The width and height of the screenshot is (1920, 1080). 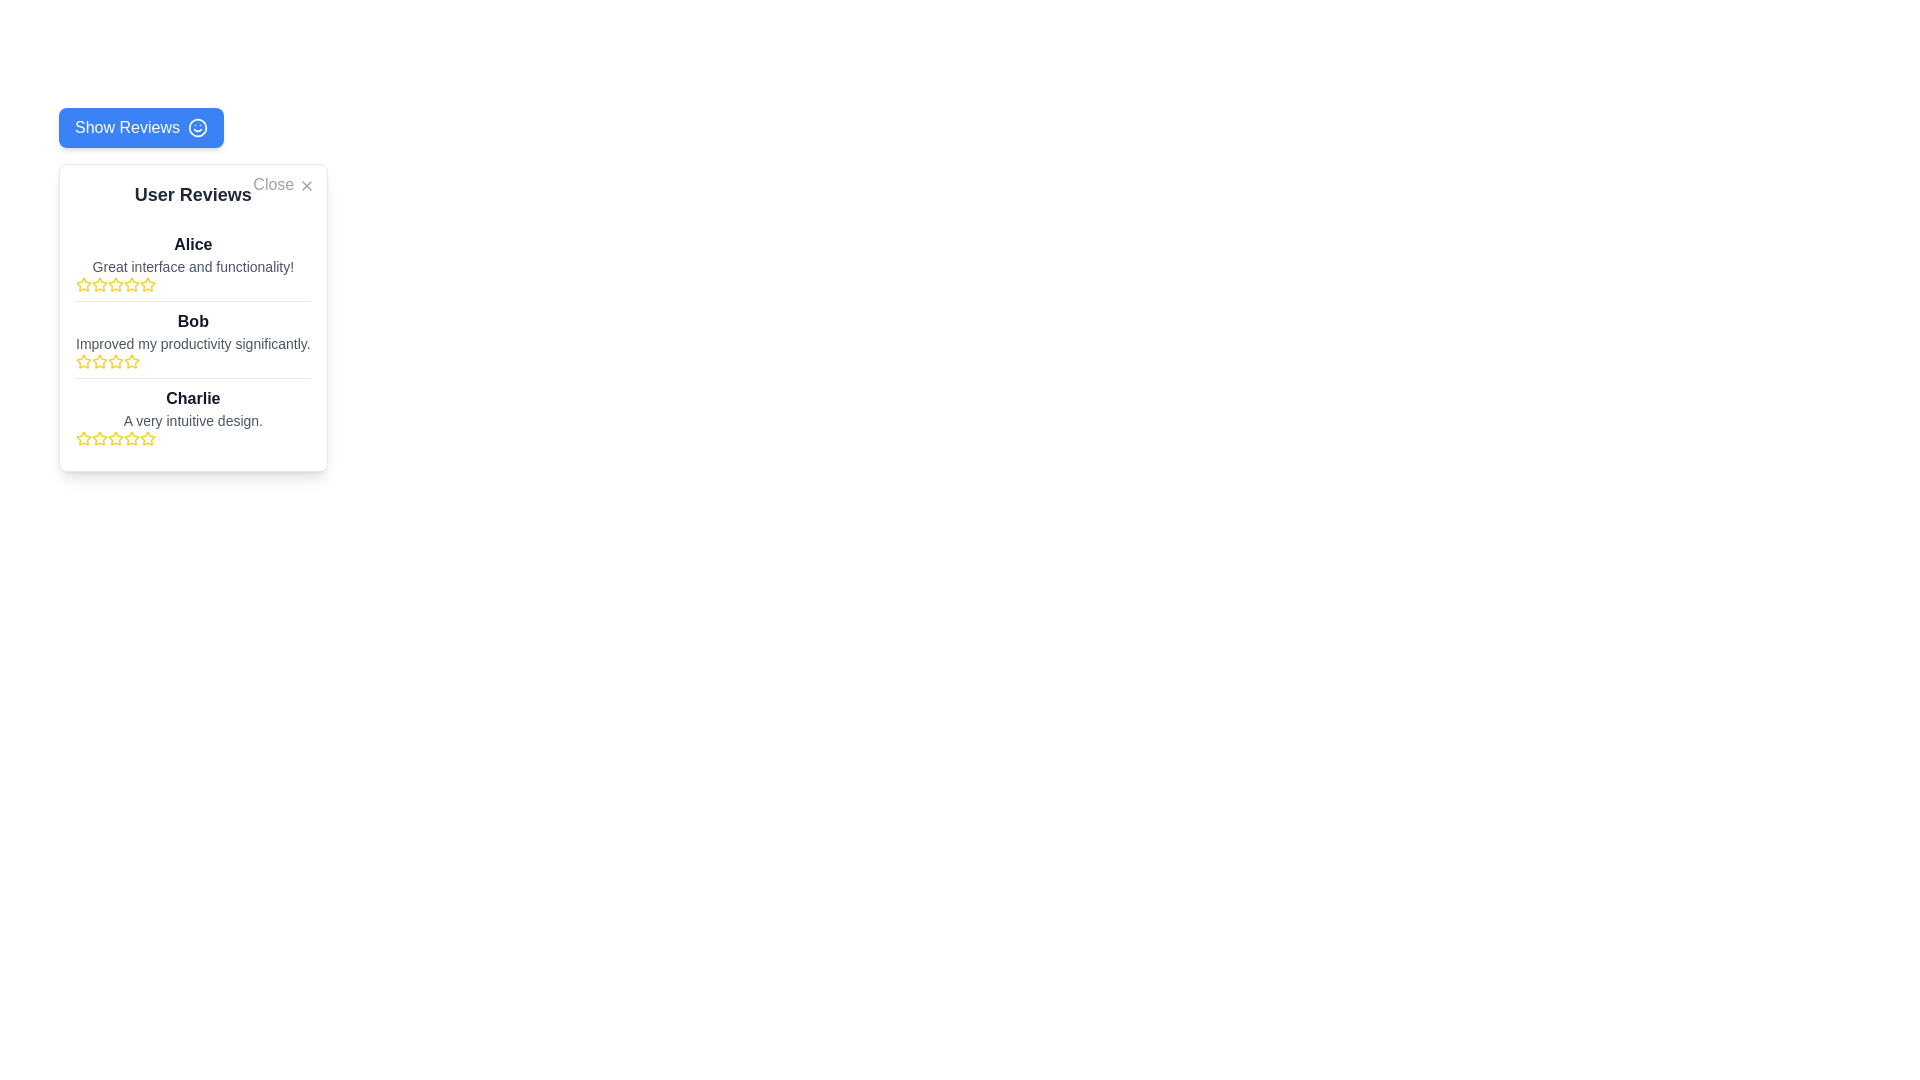 I want to click on the second star-shaped icon with a yellow outline in Bob's review rating, which is positioned in the second row of ratings within the review card layout, so click(x=114, y=361).